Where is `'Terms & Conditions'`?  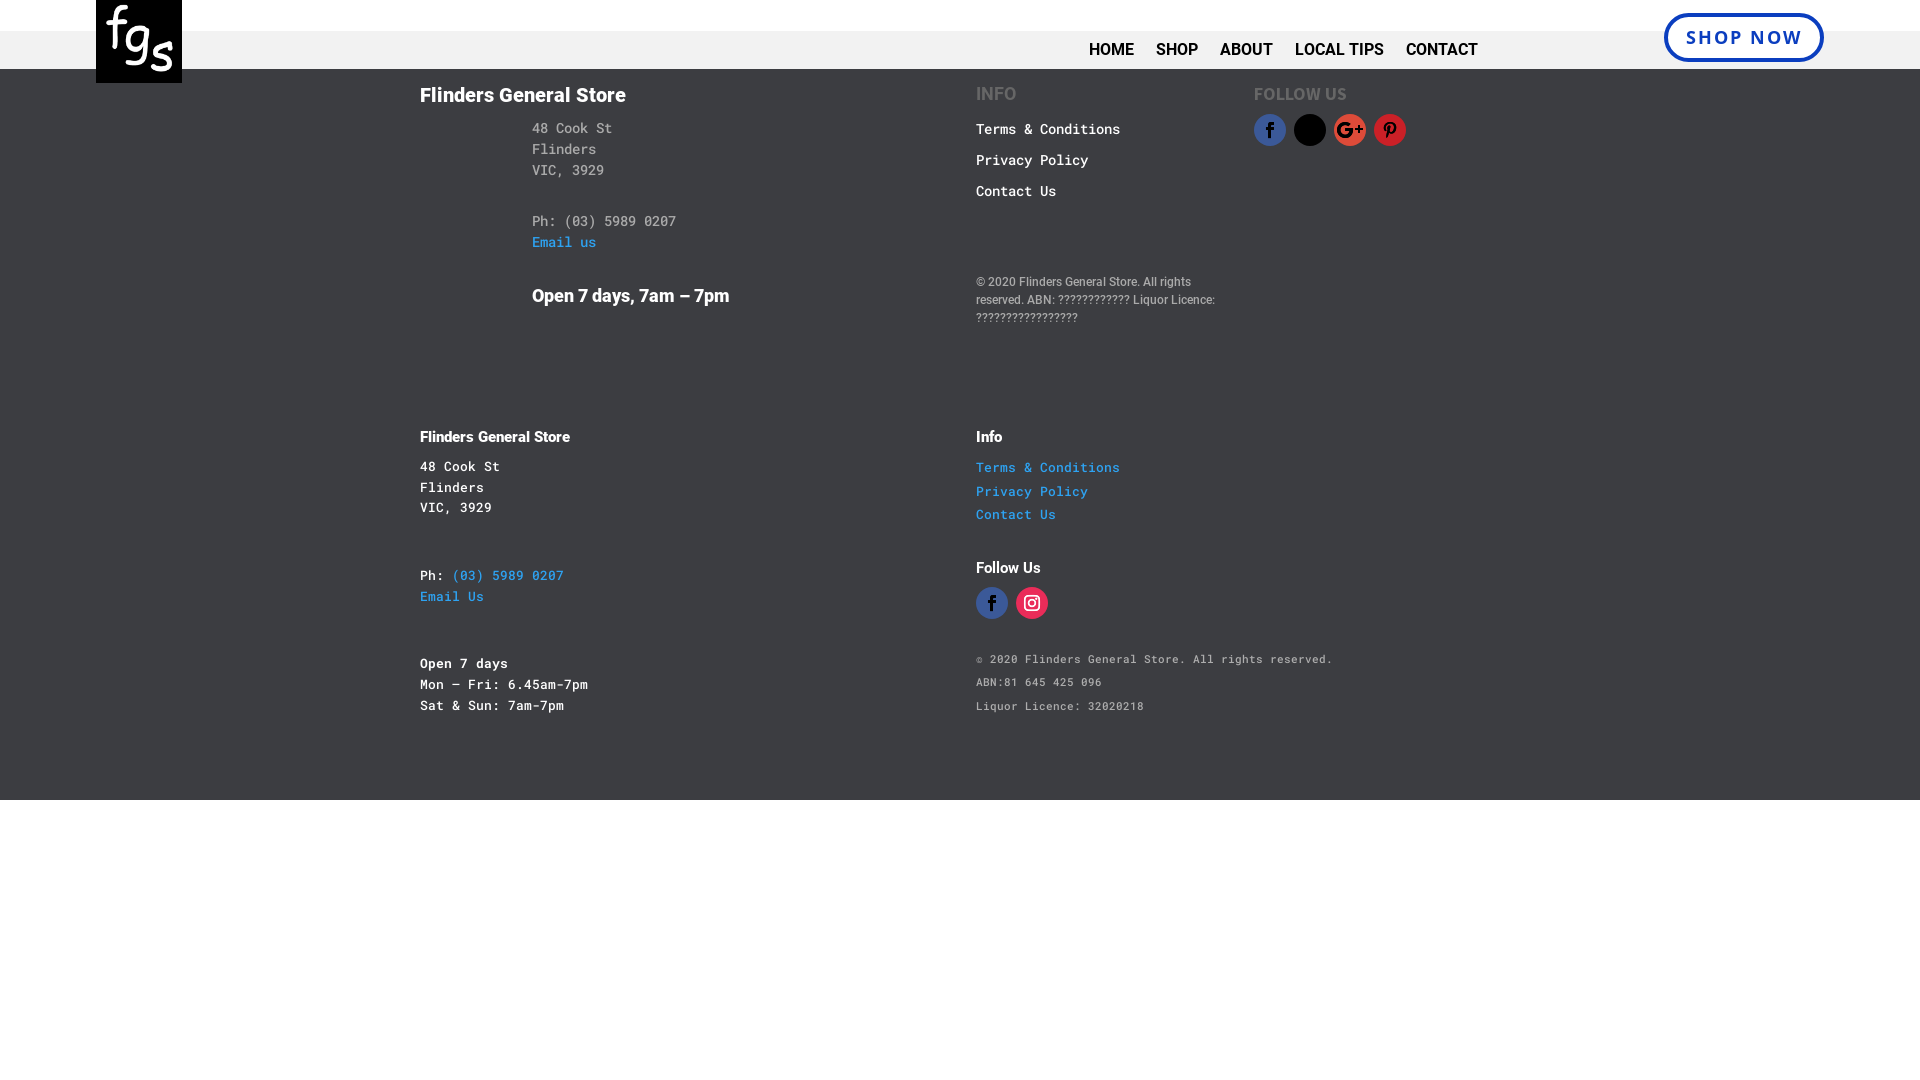 'Terms & Conditions' is located at coordinates (1046, 466).